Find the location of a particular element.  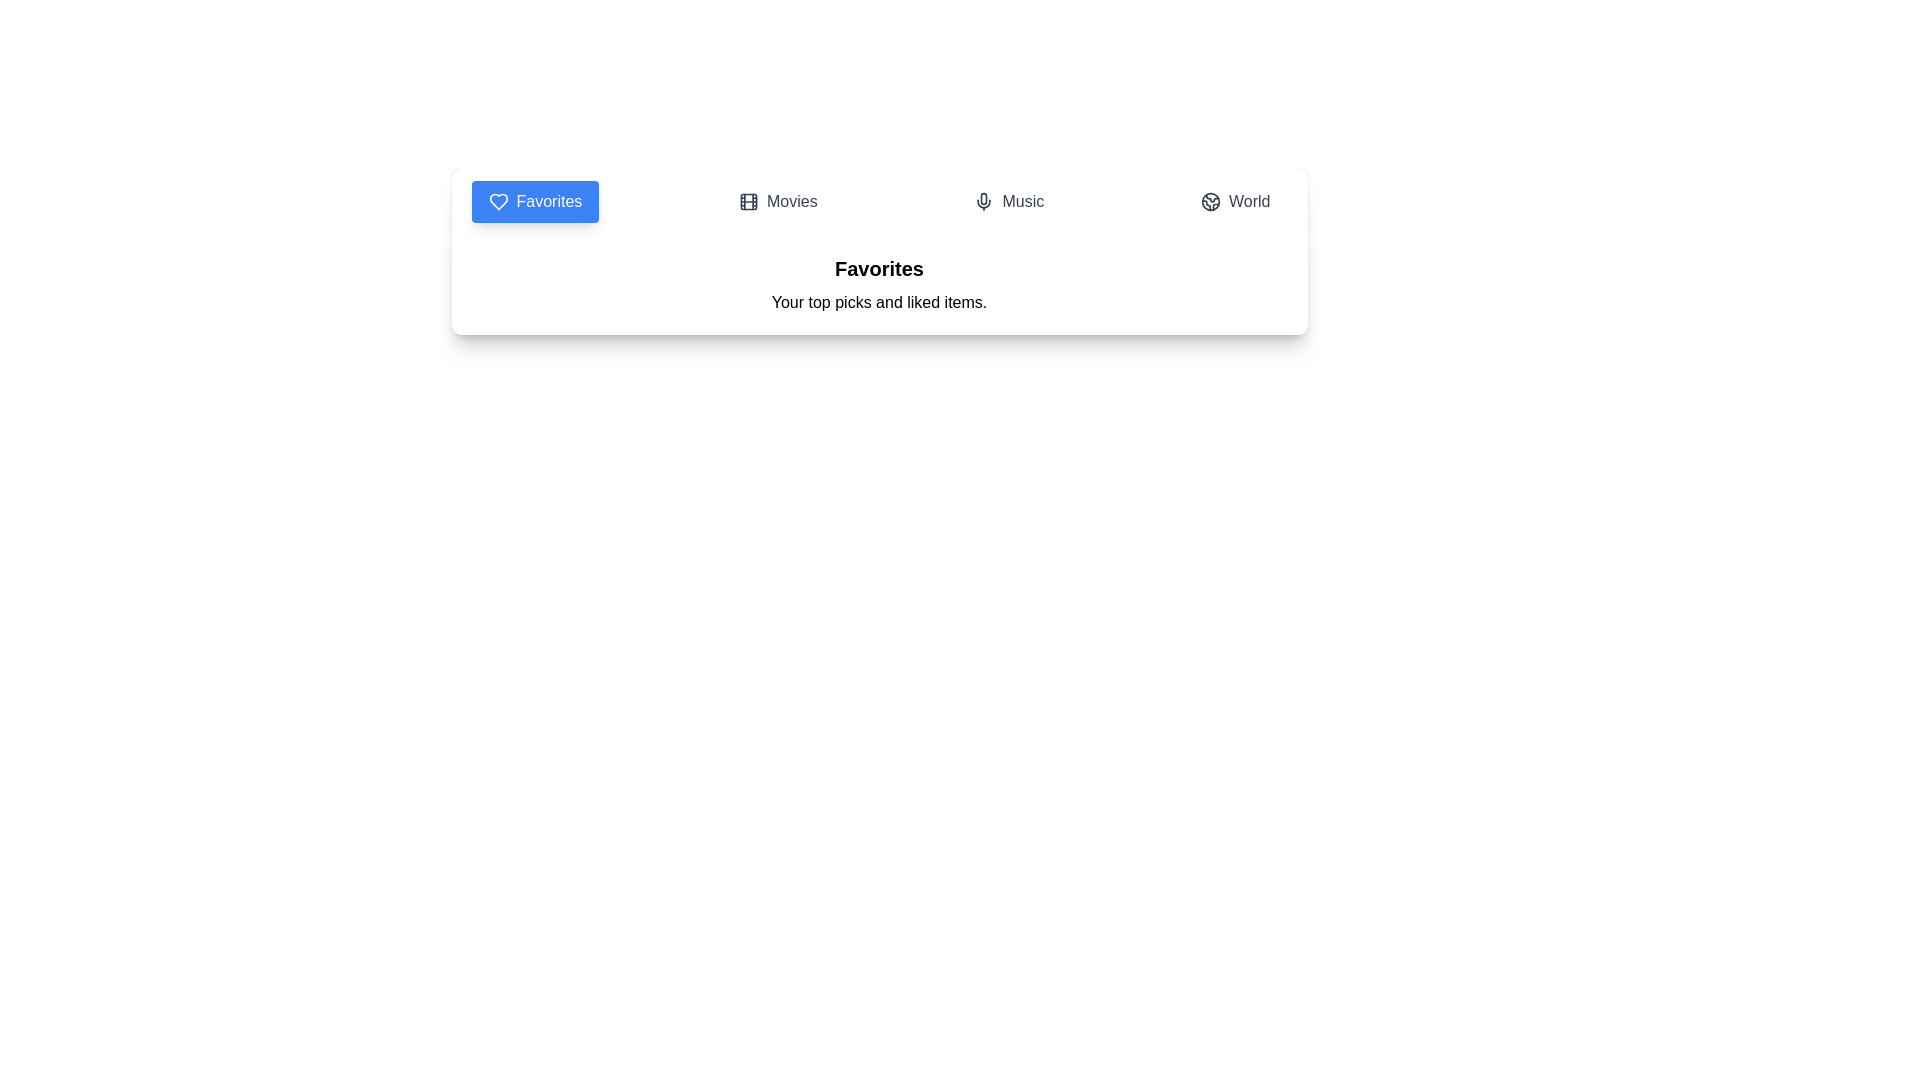

the tab labeled Favorites to select it is located at coordinates (535, 201).